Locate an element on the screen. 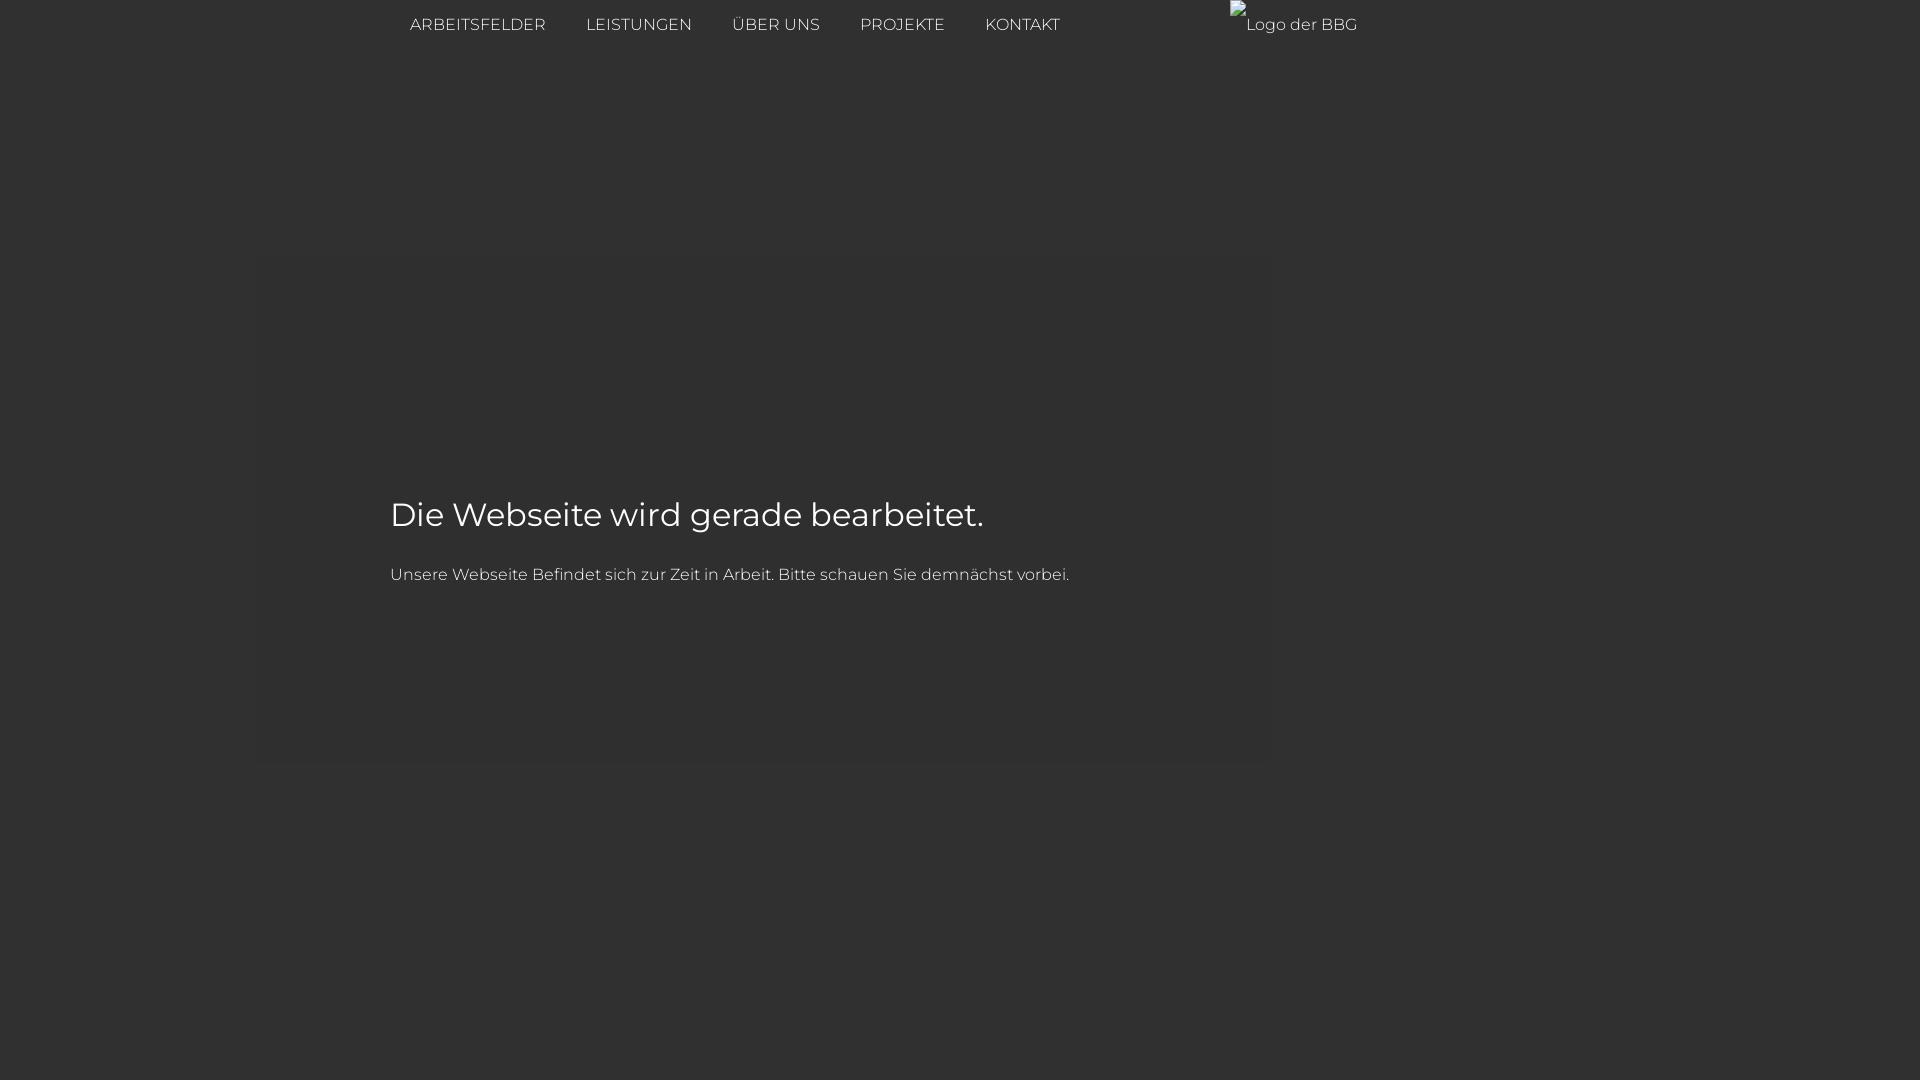 This screenshot has width=1920, height=1080. 'PROJEKTE' is located at coordinates (901, 24).